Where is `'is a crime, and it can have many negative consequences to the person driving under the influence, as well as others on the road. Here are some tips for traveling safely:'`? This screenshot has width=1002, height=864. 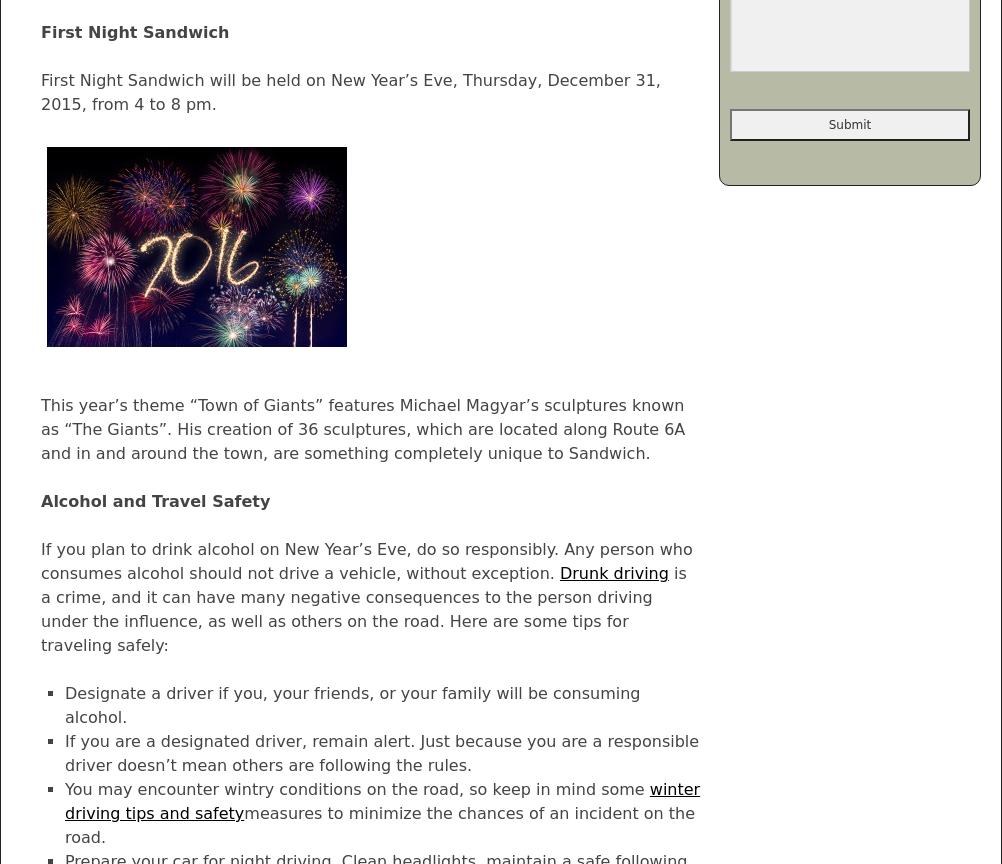 'is a crime, and it can have many negative consequences to the person driving under the influence, as well as others on the road. Here are some tips for traveling safely:' is located at coordinates (363, 608).